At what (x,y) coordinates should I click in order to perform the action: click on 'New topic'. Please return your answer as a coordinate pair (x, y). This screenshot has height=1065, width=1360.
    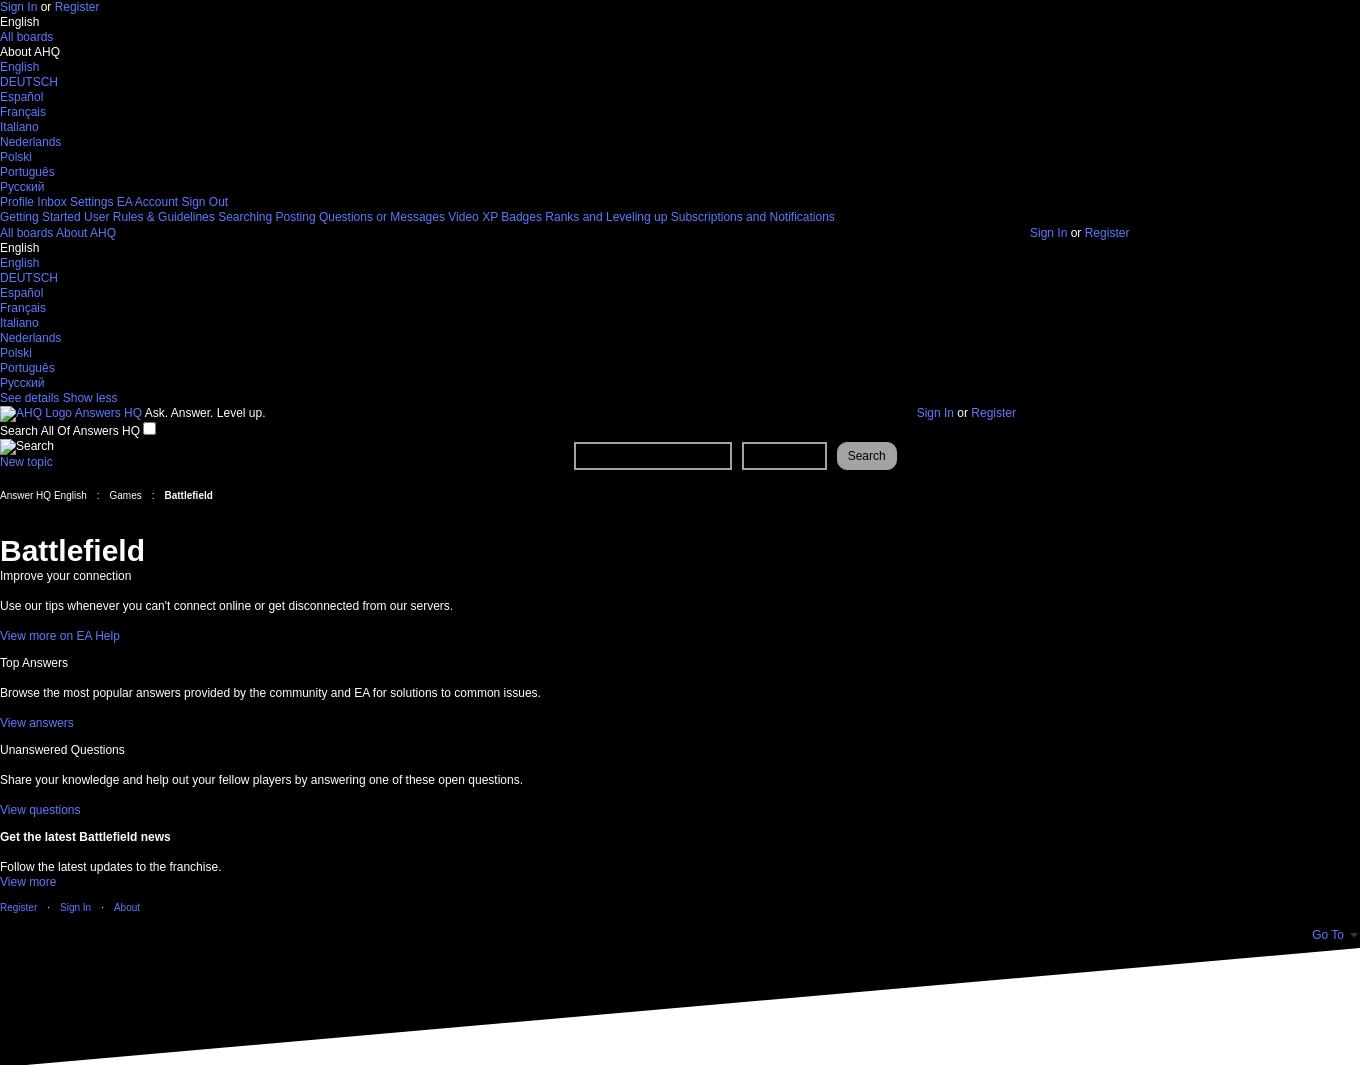
    Looking at the image, I should click on (25, 460).